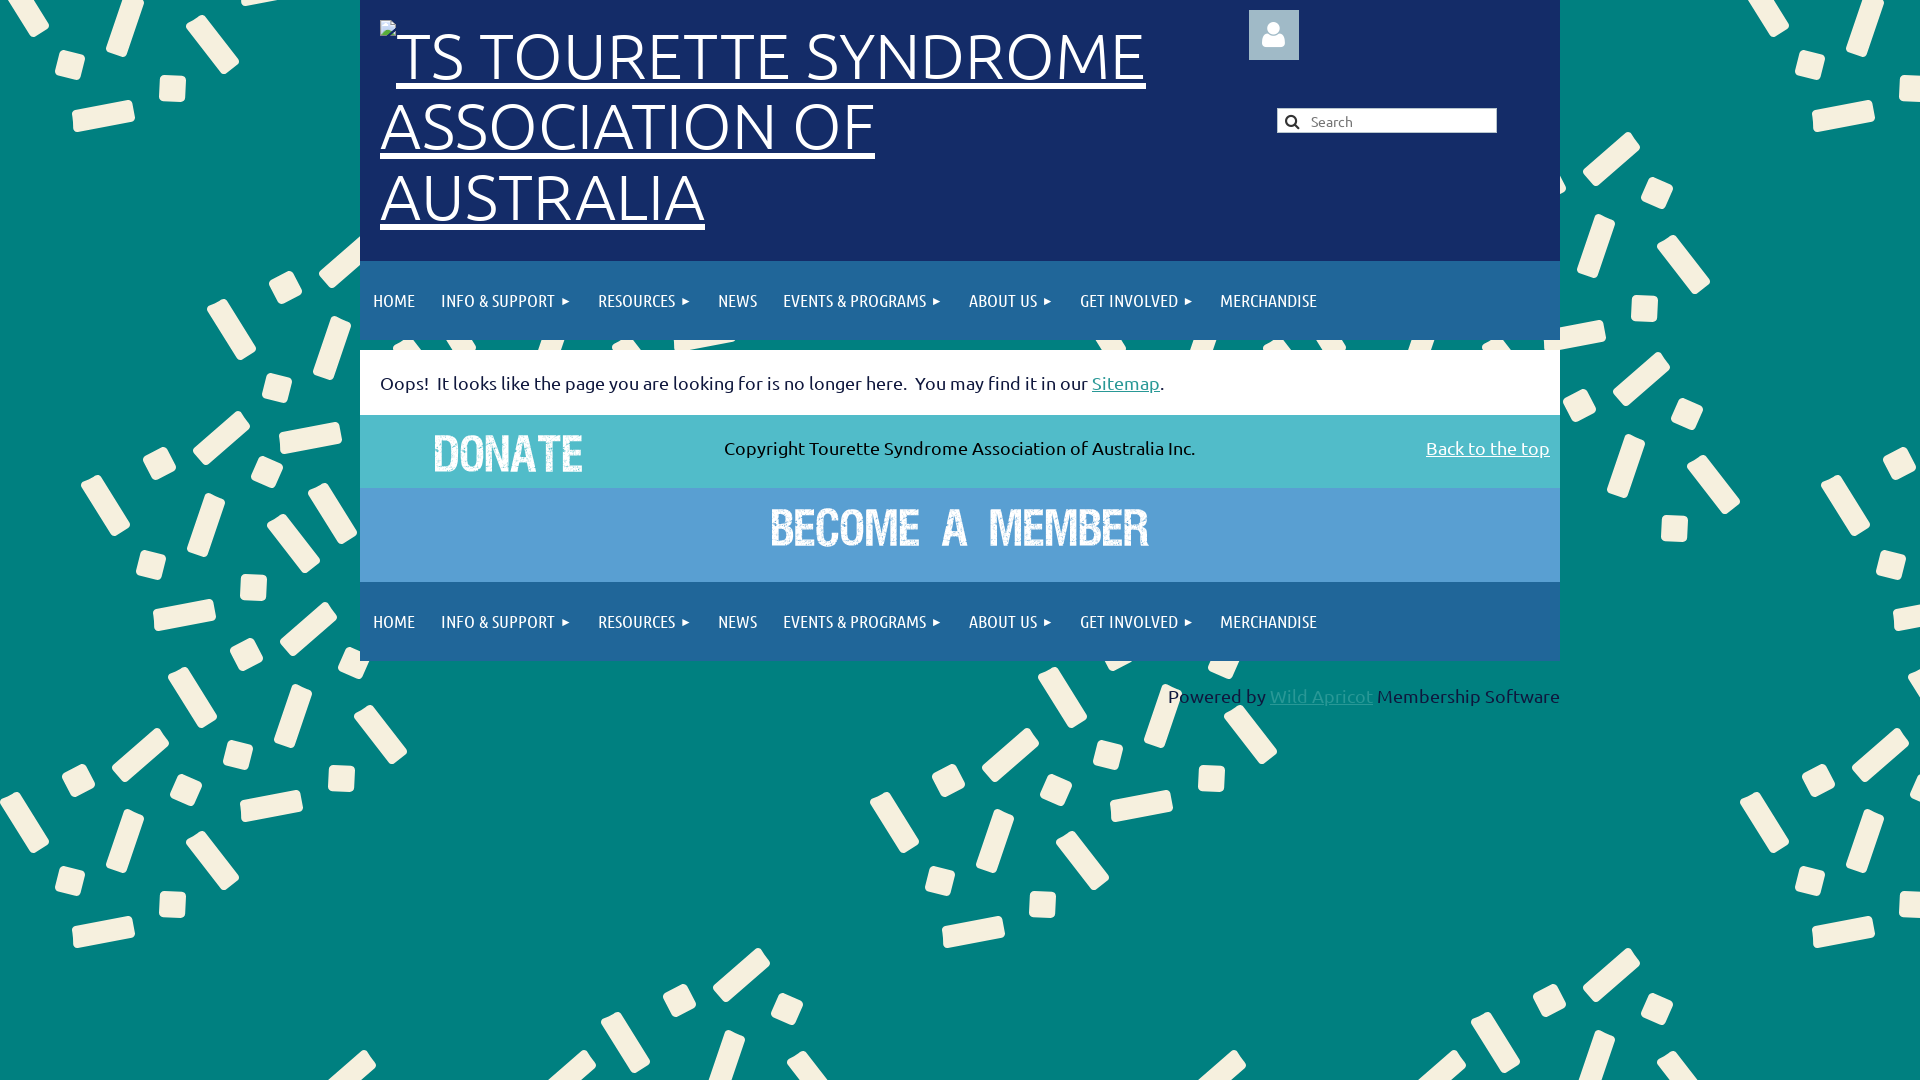 The height and width of the screenshot is (1080, 1920). Describe the element at coordinates (960, 526) in the screenshot. I see `'Become a Member'` at that location.